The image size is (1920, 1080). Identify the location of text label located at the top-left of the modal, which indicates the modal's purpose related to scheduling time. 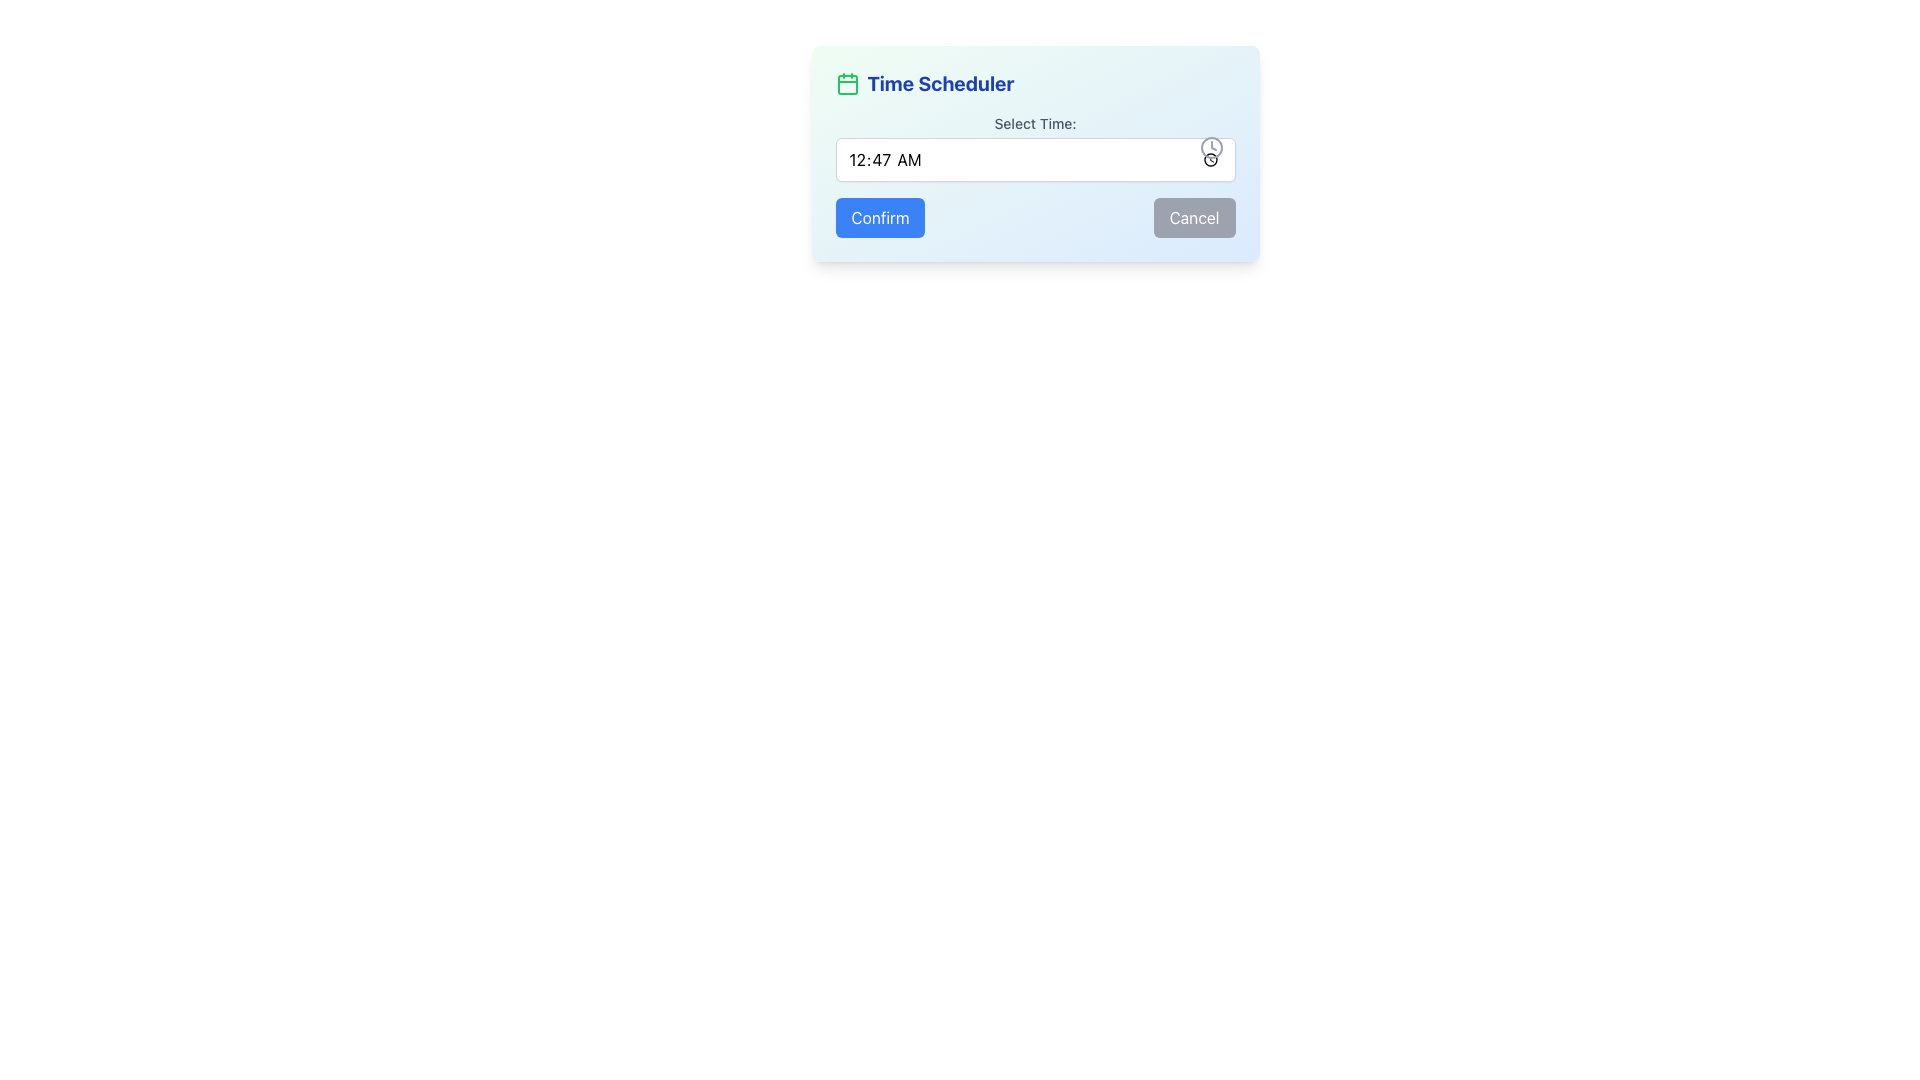
(939, 83).